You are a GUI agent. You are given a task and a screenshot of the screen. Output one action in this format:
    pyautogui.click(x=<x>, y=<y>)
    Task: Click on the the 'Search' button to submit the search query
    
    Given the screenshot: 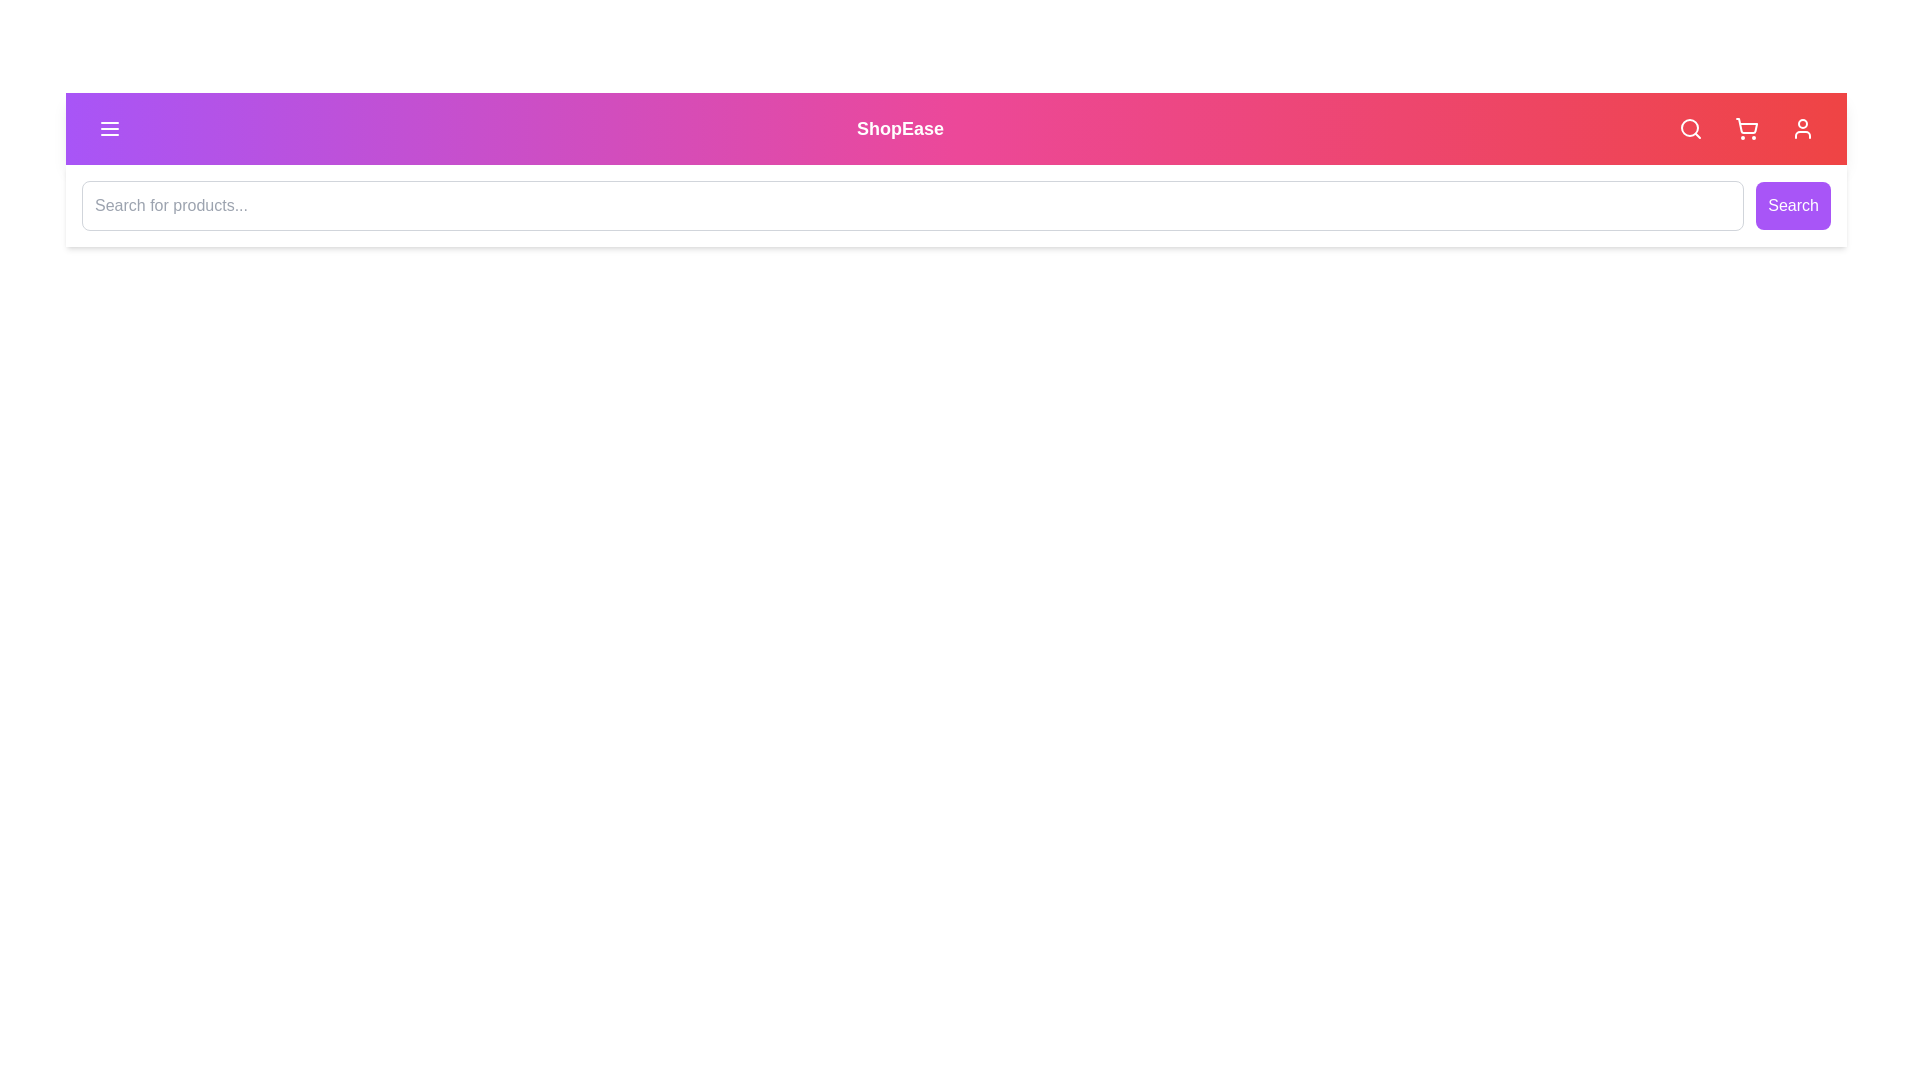 What is the action you would take?
    pyautogui.click(x=1793, y=205)
    